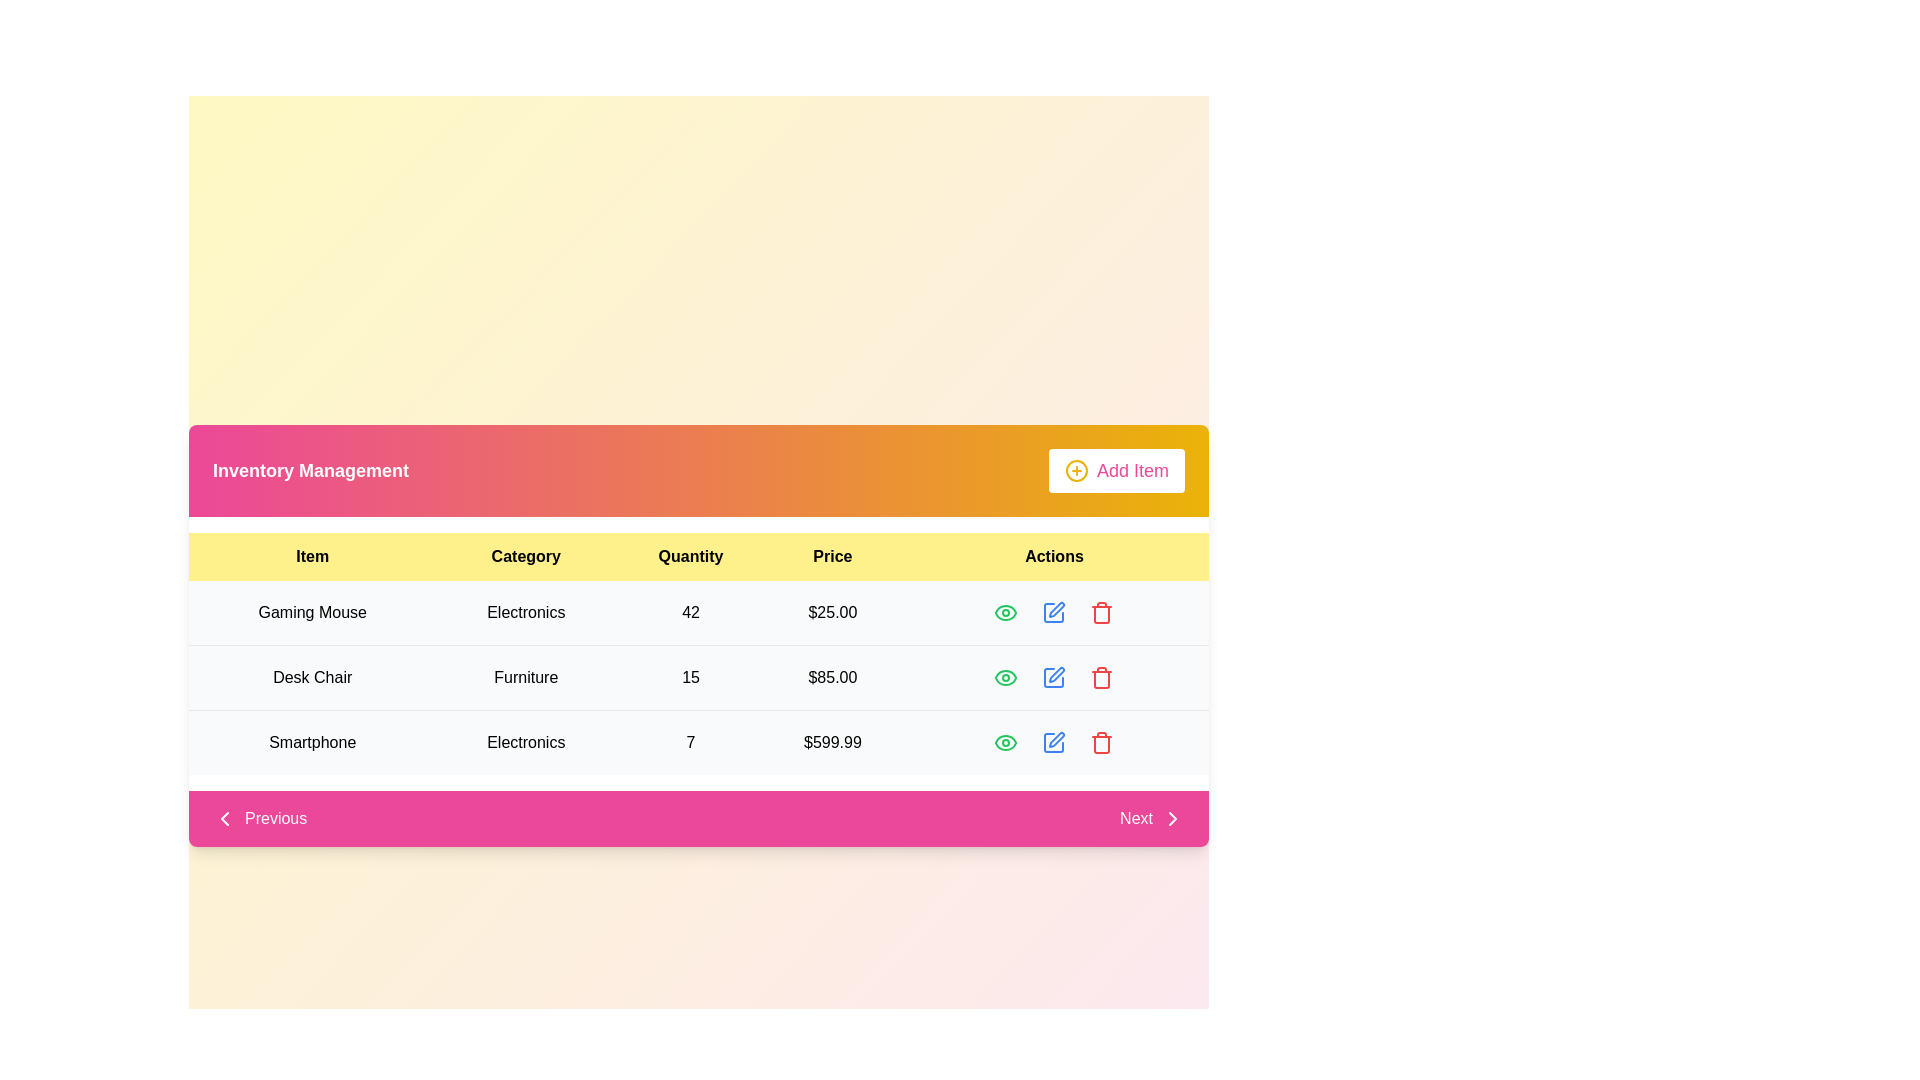 Image resolution: width=1920 pixels, height=1080 pixels. I want to click on the green eye-shaped icon in the 'Actions' column of the first row of the table, so click(1006, 612).